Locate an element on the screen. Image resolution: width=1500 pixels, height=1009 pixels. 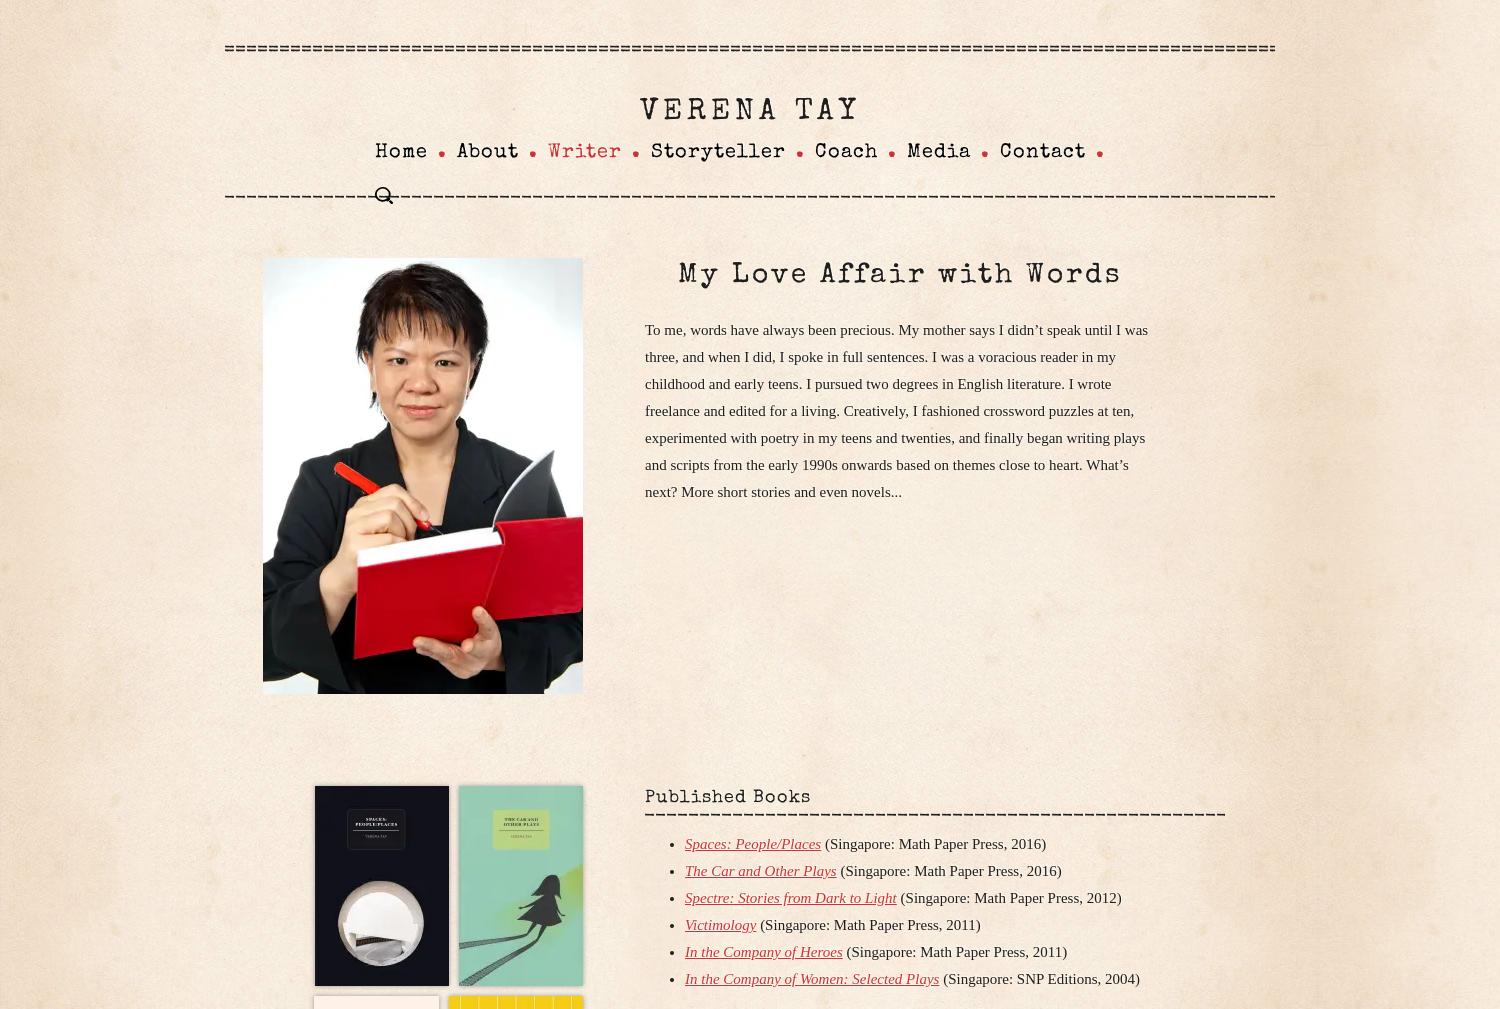
'The Car and Other Plays' is located at coordinates (760, 870).